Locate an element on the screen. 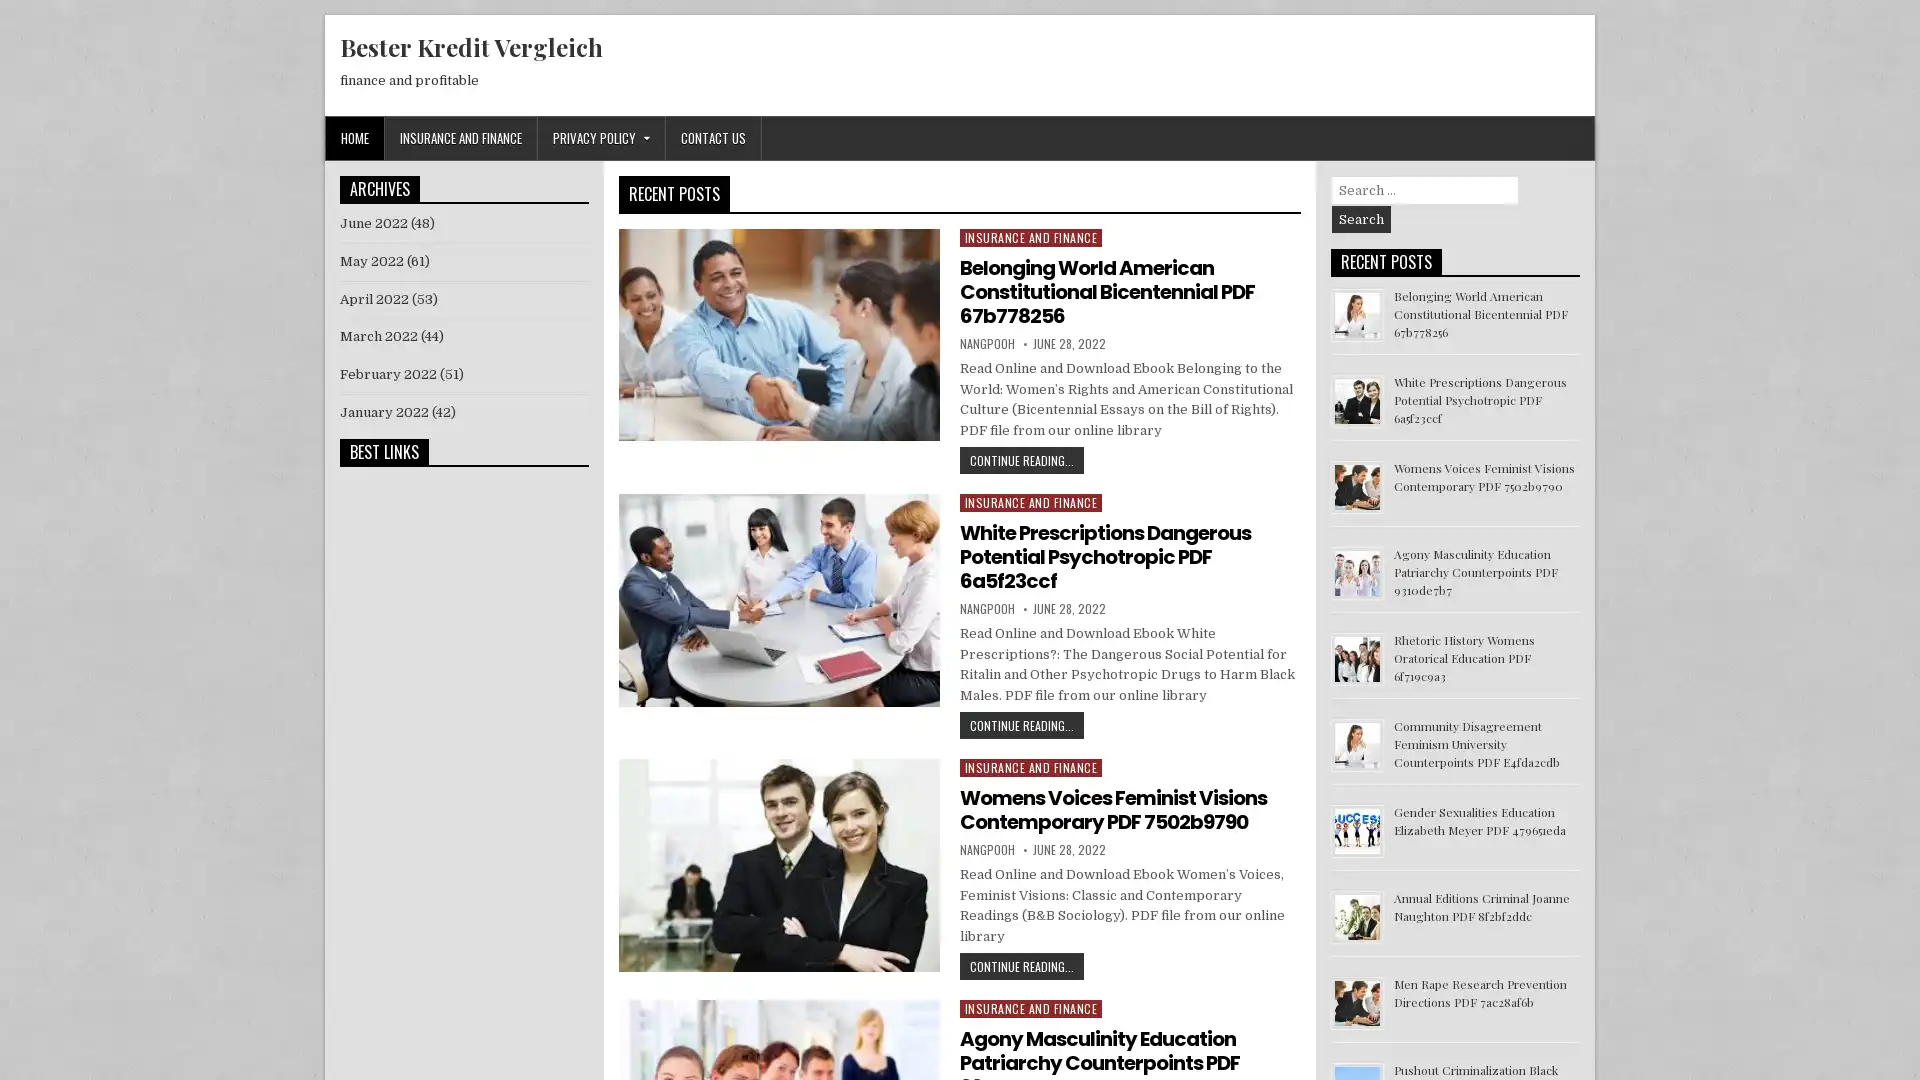  Search is located at coordinates (1360, 219).